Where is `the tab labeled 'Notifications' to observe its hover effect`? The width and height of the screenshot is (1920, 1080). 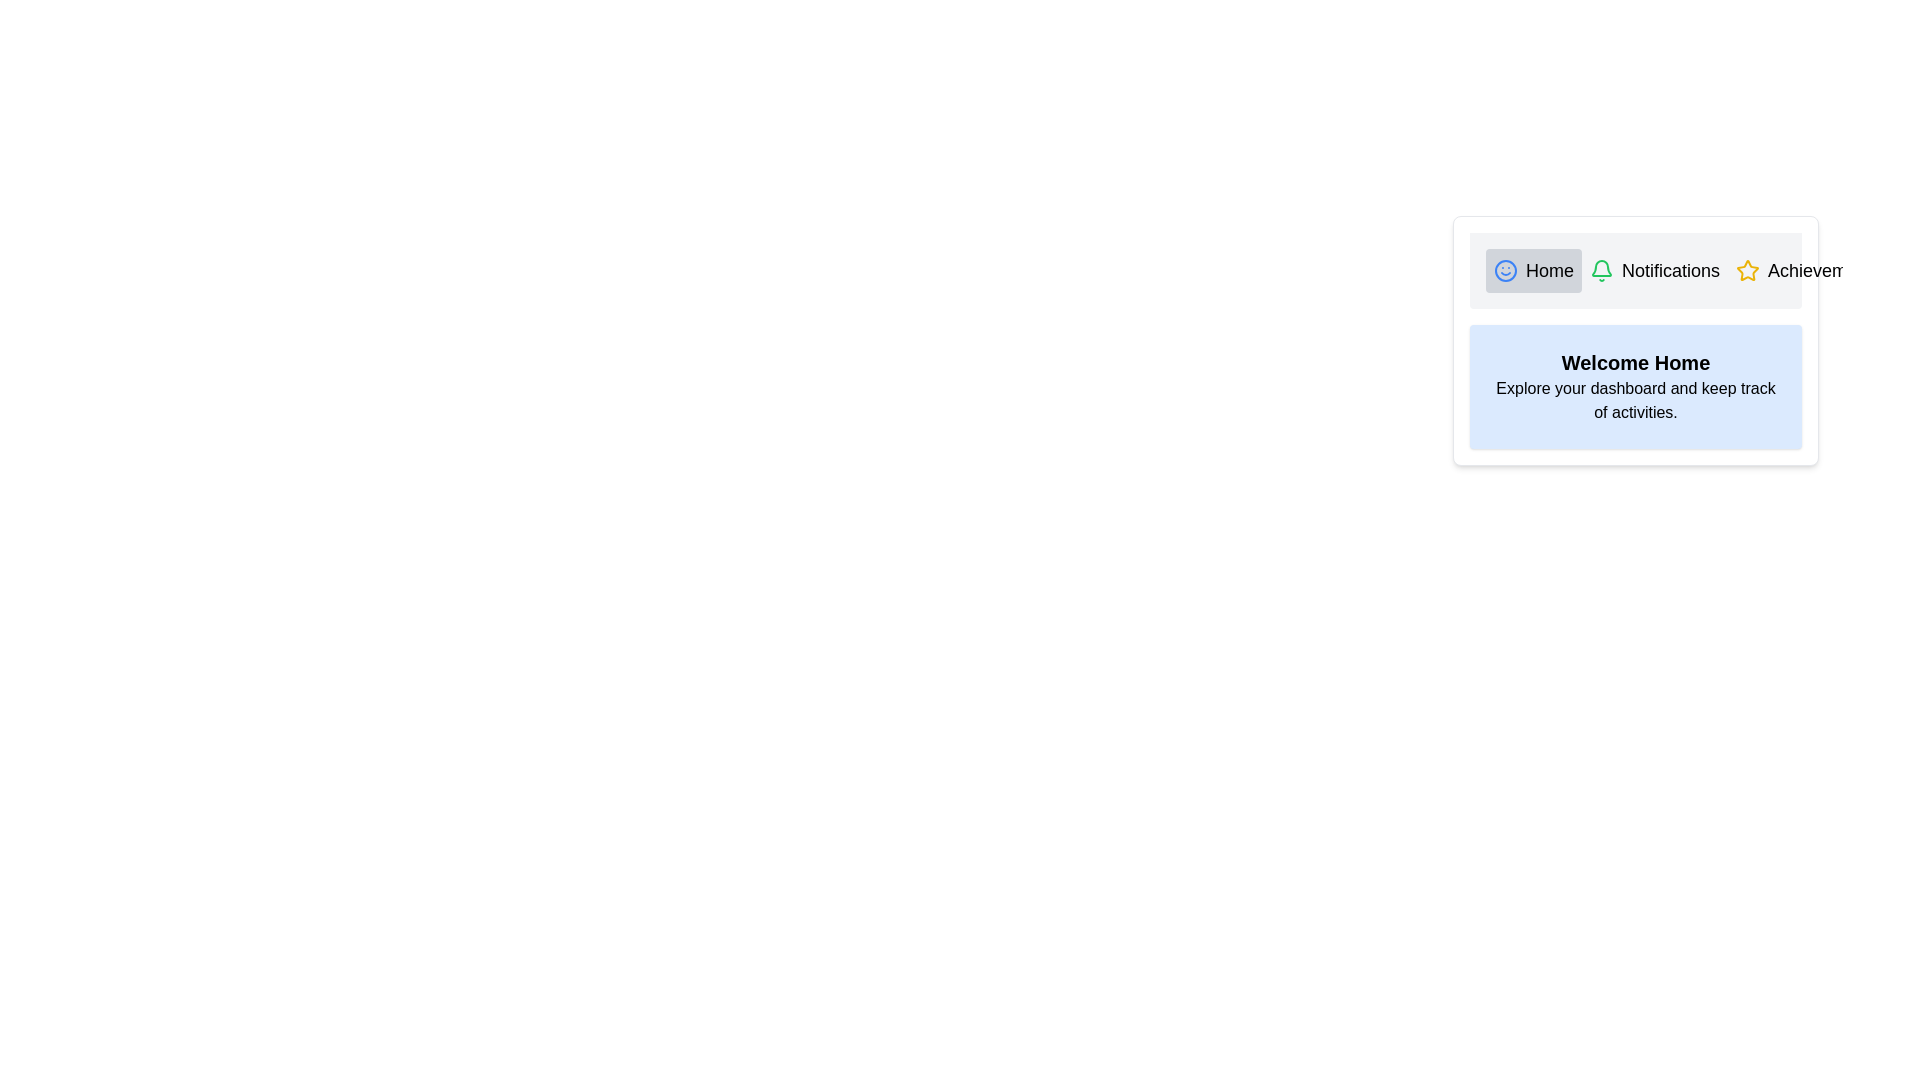
the tab labeled 'Notifications' to observe its hover effect is located at coordinates (1655, 270).